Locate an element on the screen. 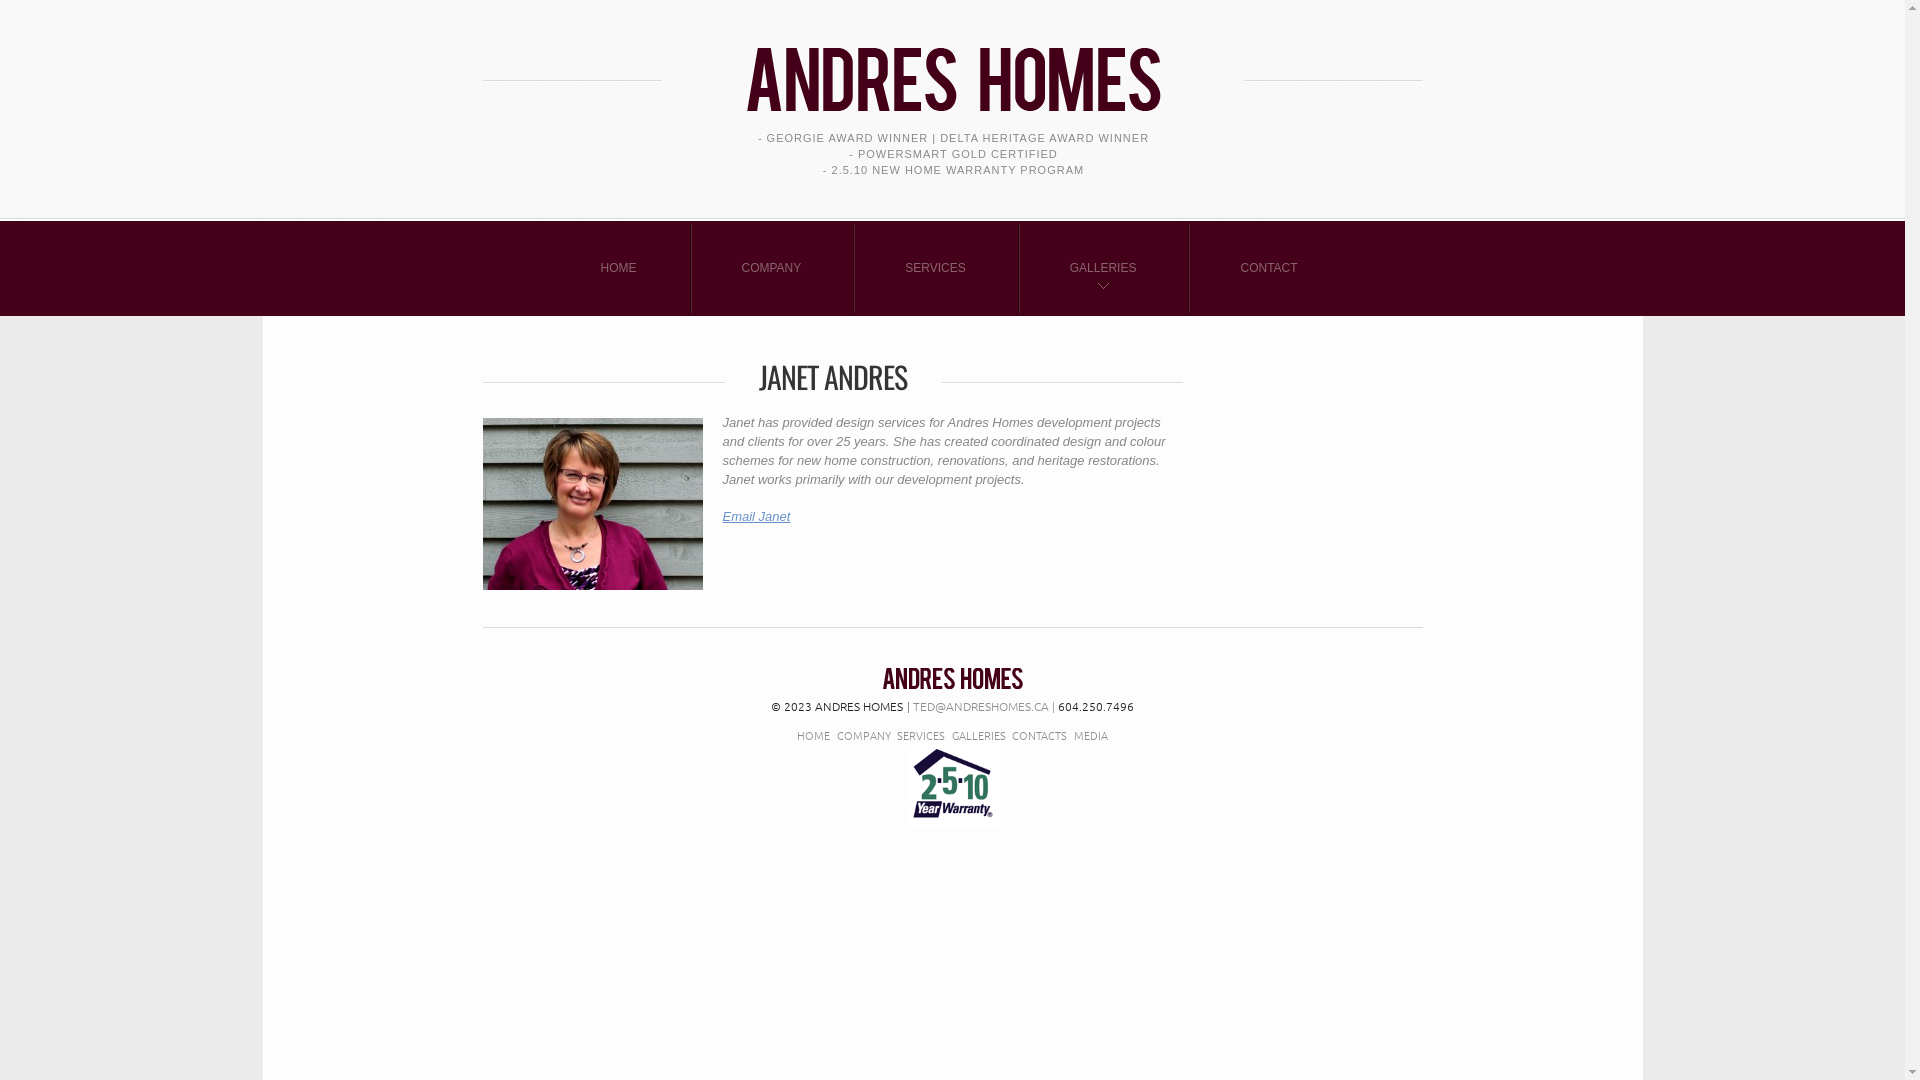  'CONTACT' is located at coordinates (1267, 267).